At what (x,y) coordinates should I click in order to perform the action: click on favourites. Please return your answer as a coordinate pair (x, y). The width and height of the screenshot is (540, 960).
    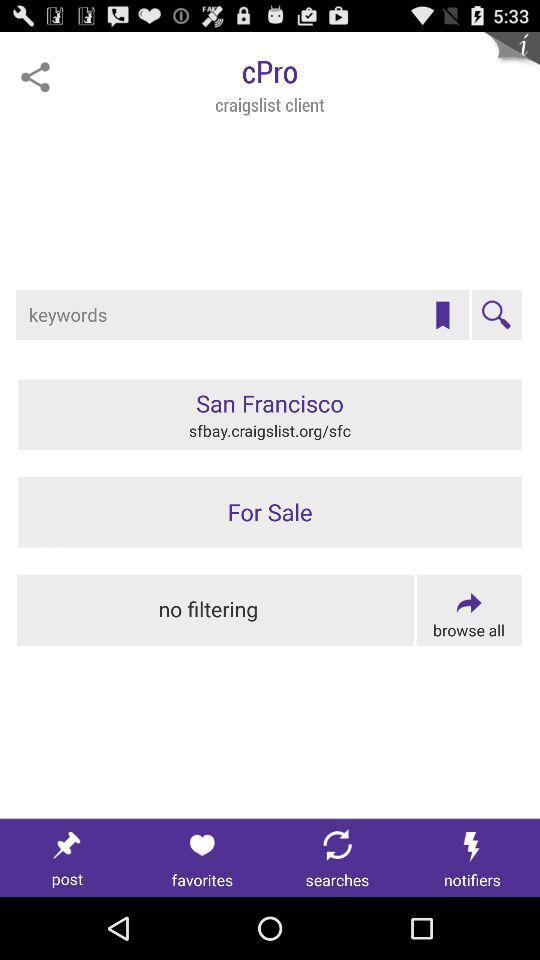
    Looking at the image, I should click on (442, 315).